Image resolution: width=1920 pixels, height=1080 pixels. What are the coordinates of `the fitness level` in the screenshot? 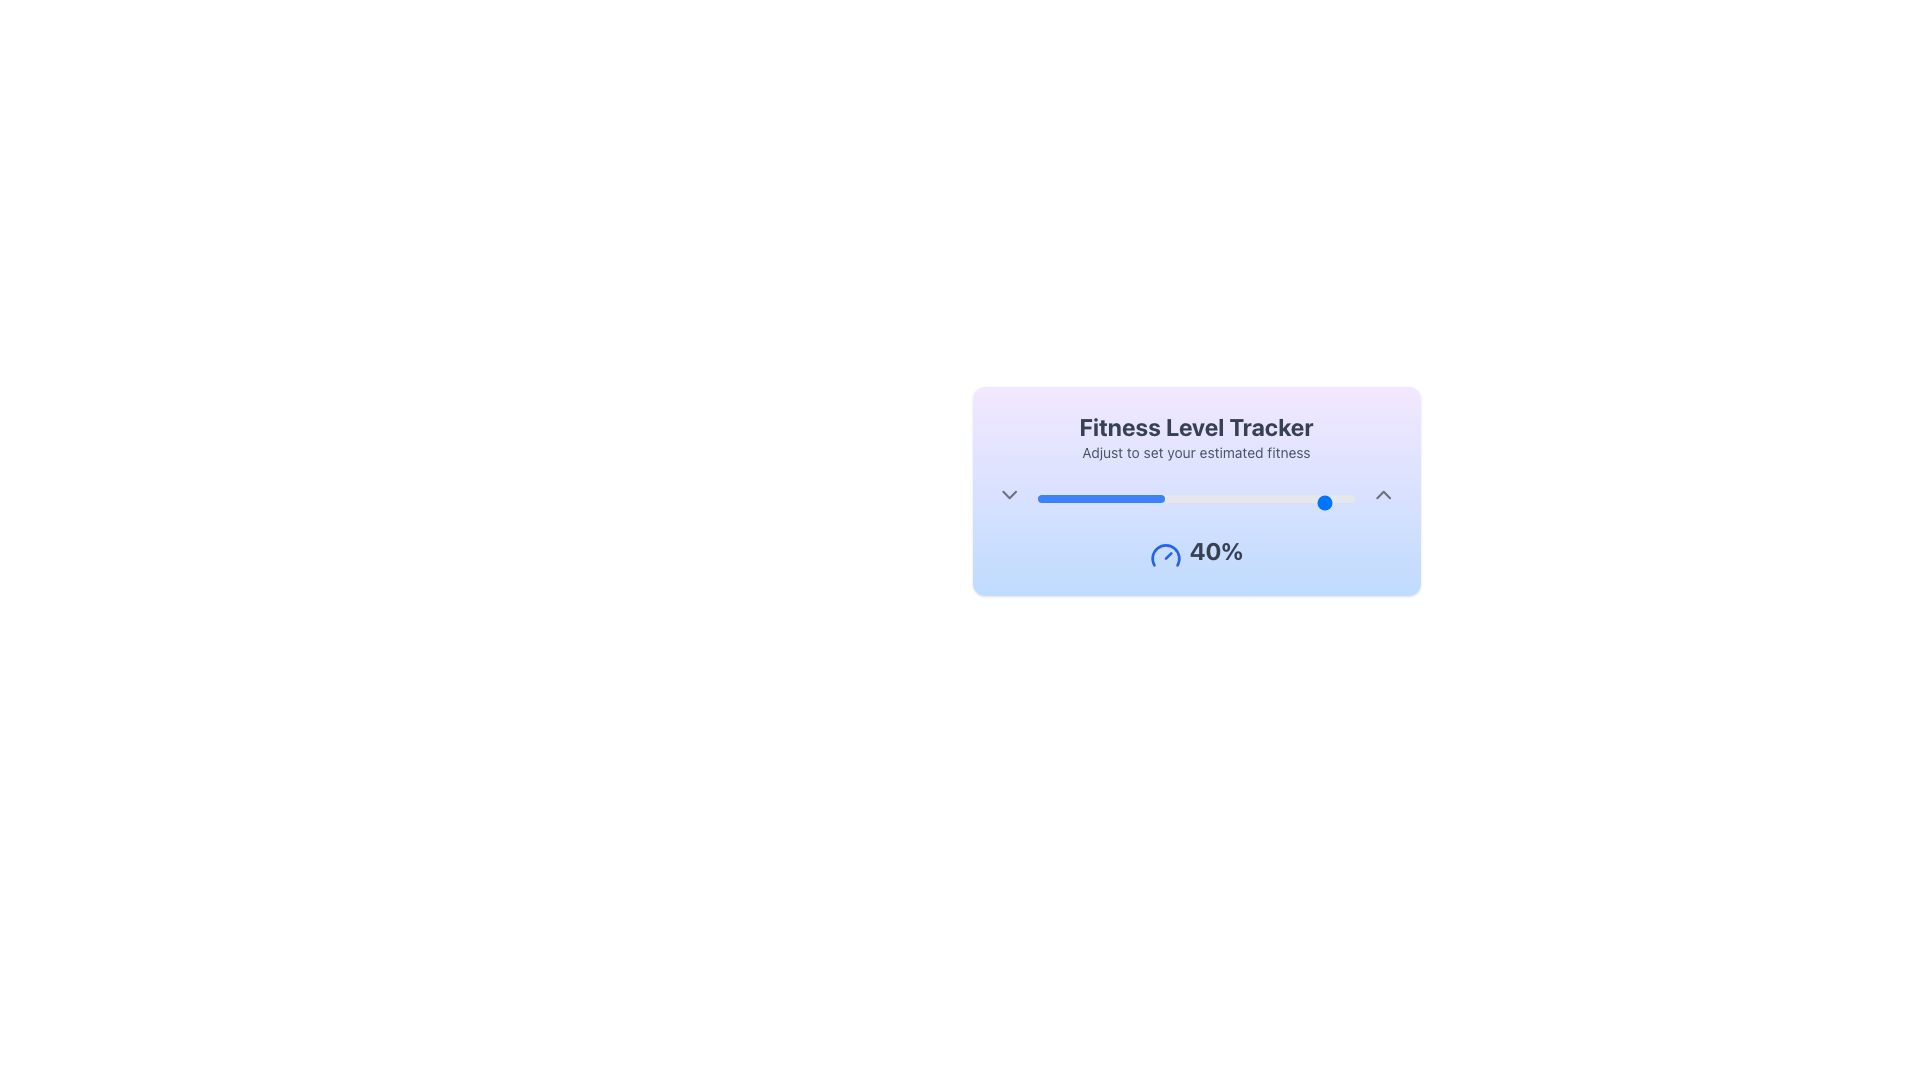 It's located at (1339, 497).